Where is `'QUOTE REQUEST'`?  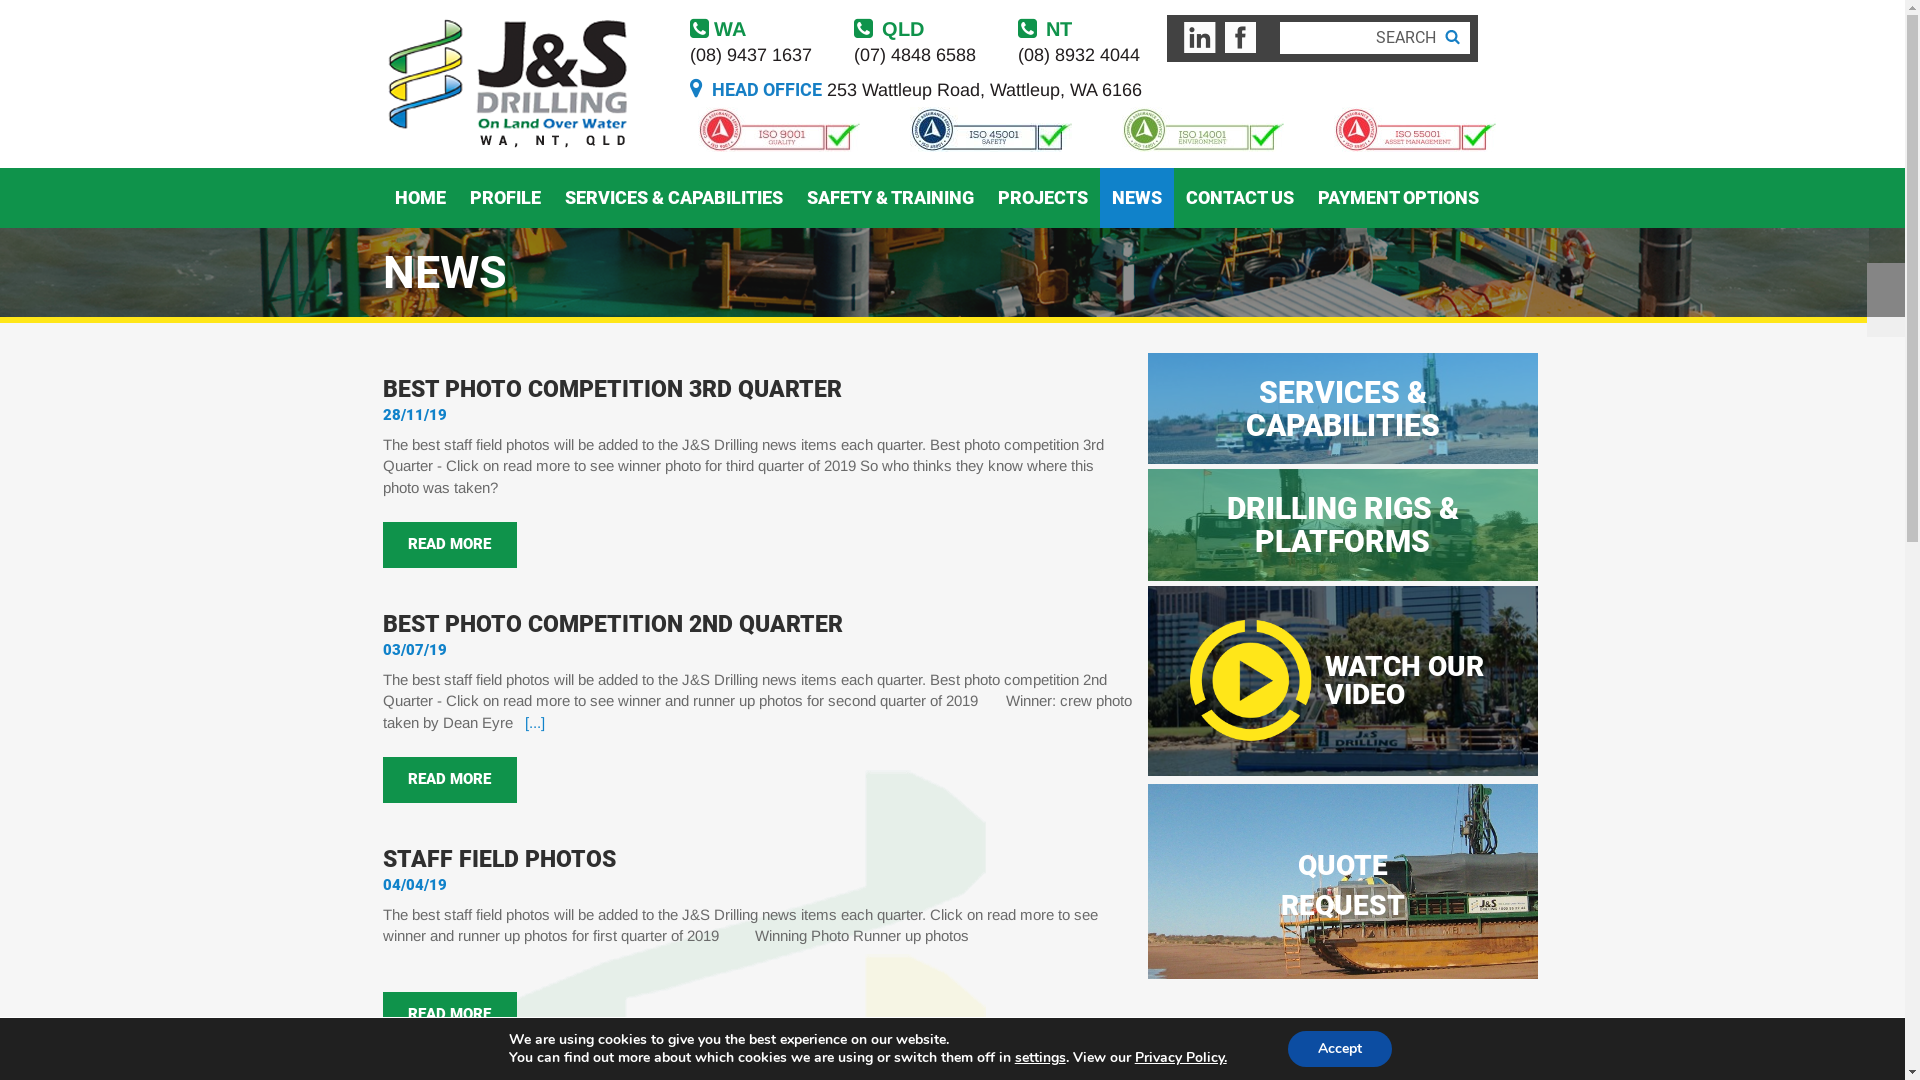 'QUOTE REQUEST' is located at coordinates (1343, 880).